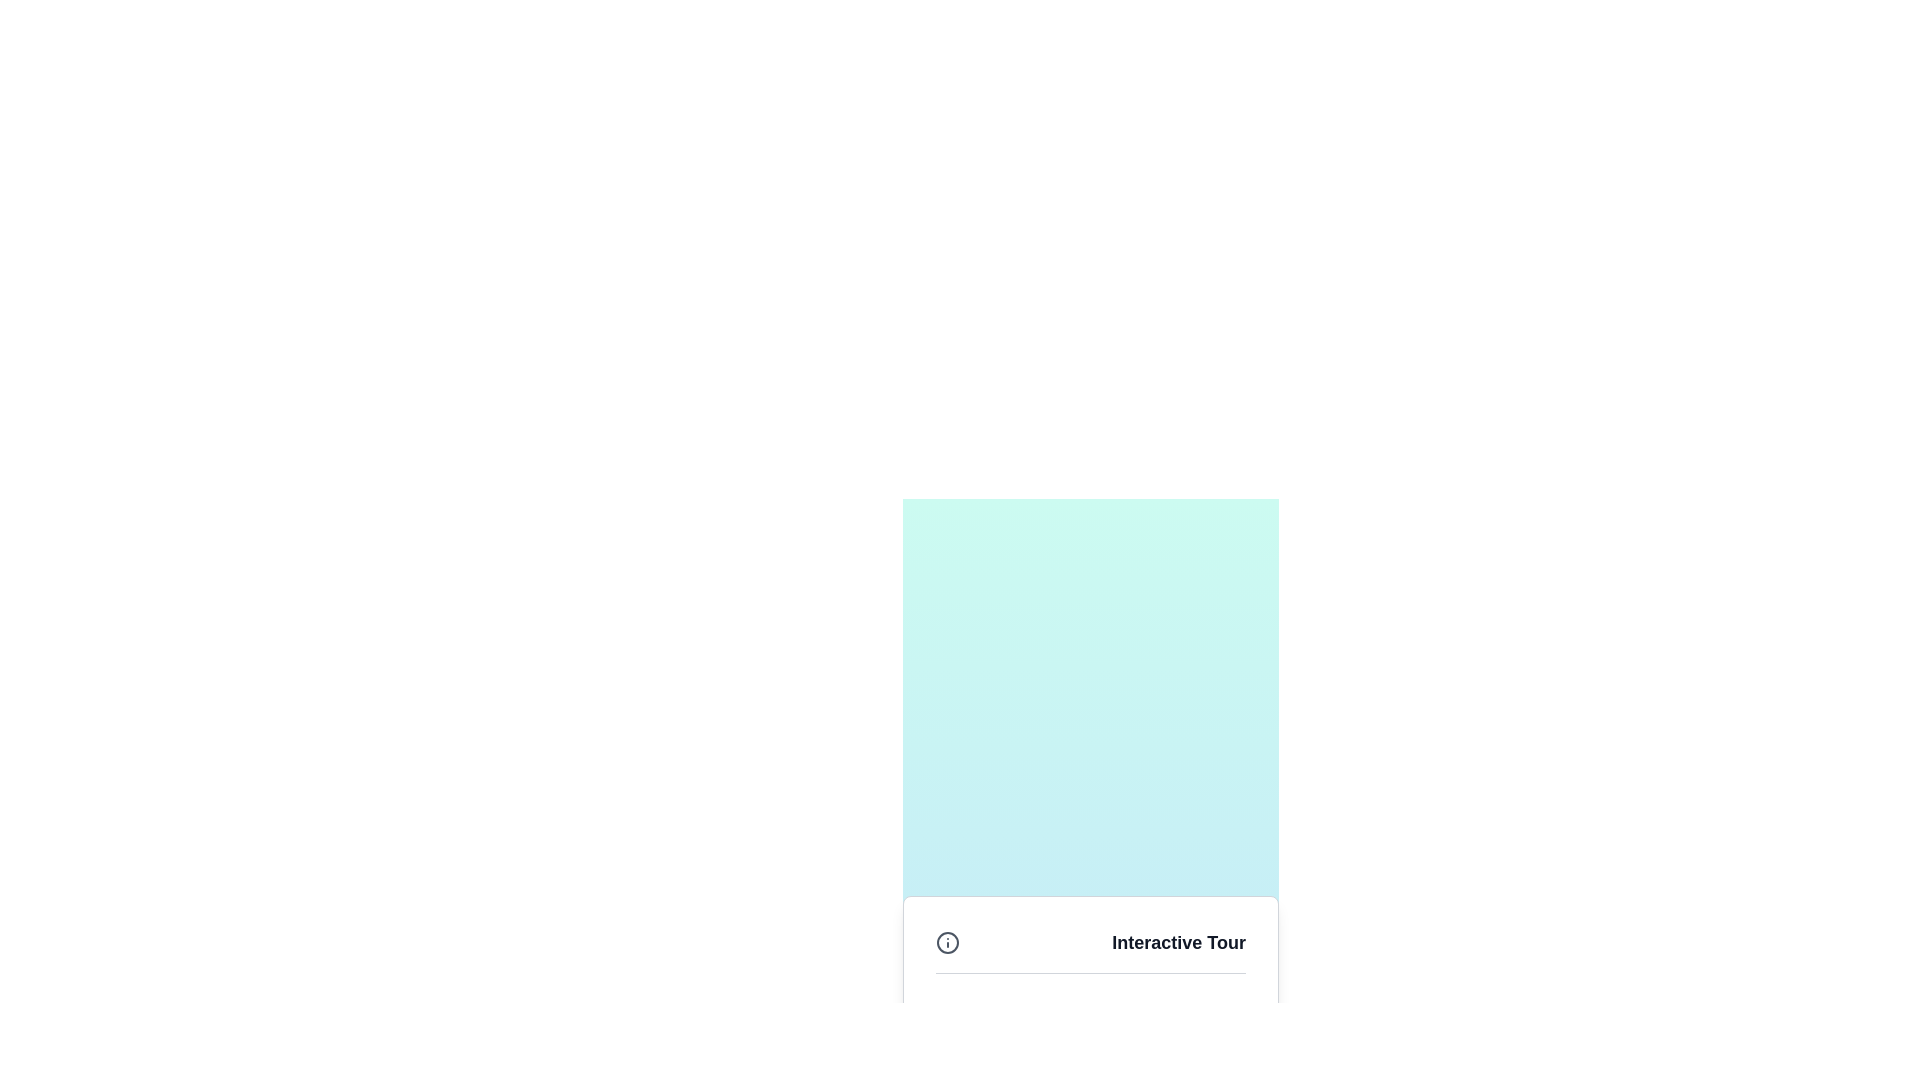 Image resolution: width=1920 pixels, height=1080 pixels. What do you see at coordinates (947, 942) in the screenshot?
I see `the small circular icon with a gray outline and inner markings that represents an information symbol, located to the left of the 'Interactive Tour' label` at bounding box center [947, 942].